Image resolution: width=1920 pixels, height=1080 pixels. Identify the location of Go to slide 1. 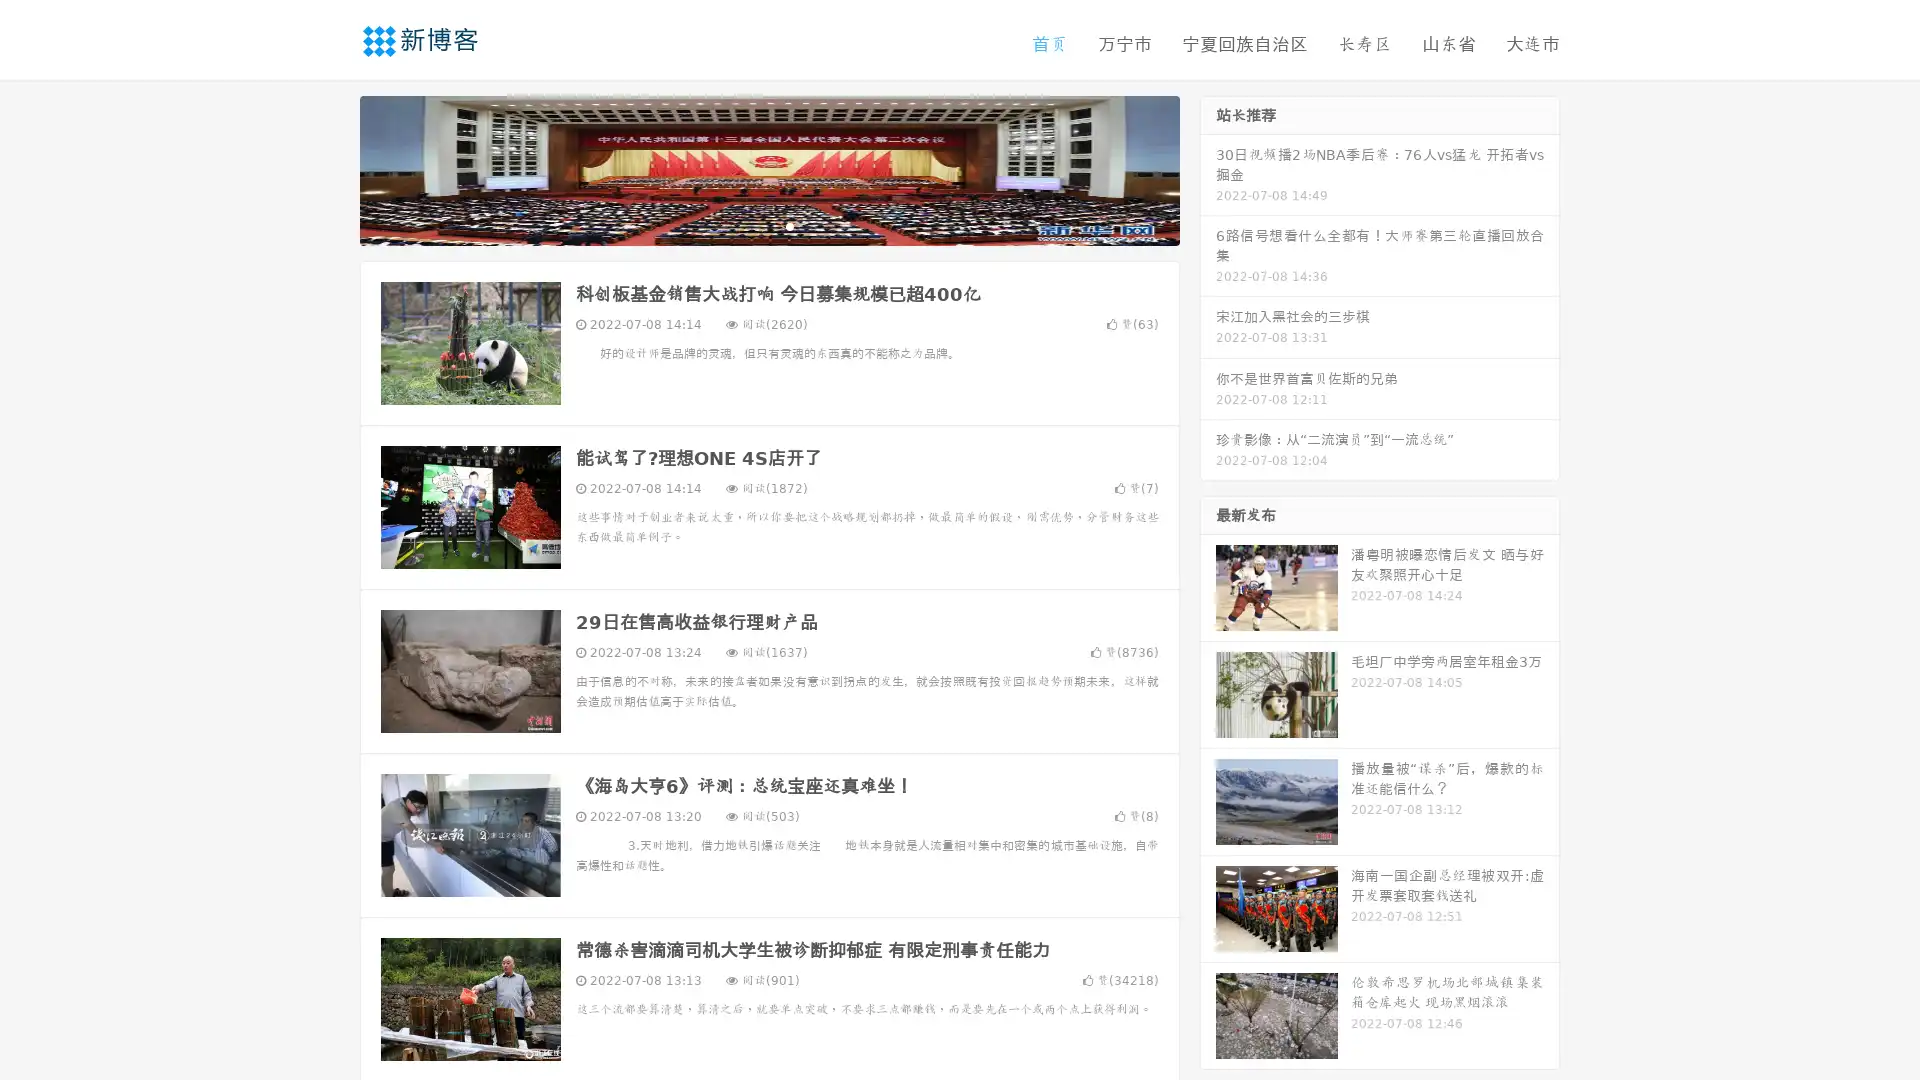
(748, 225).